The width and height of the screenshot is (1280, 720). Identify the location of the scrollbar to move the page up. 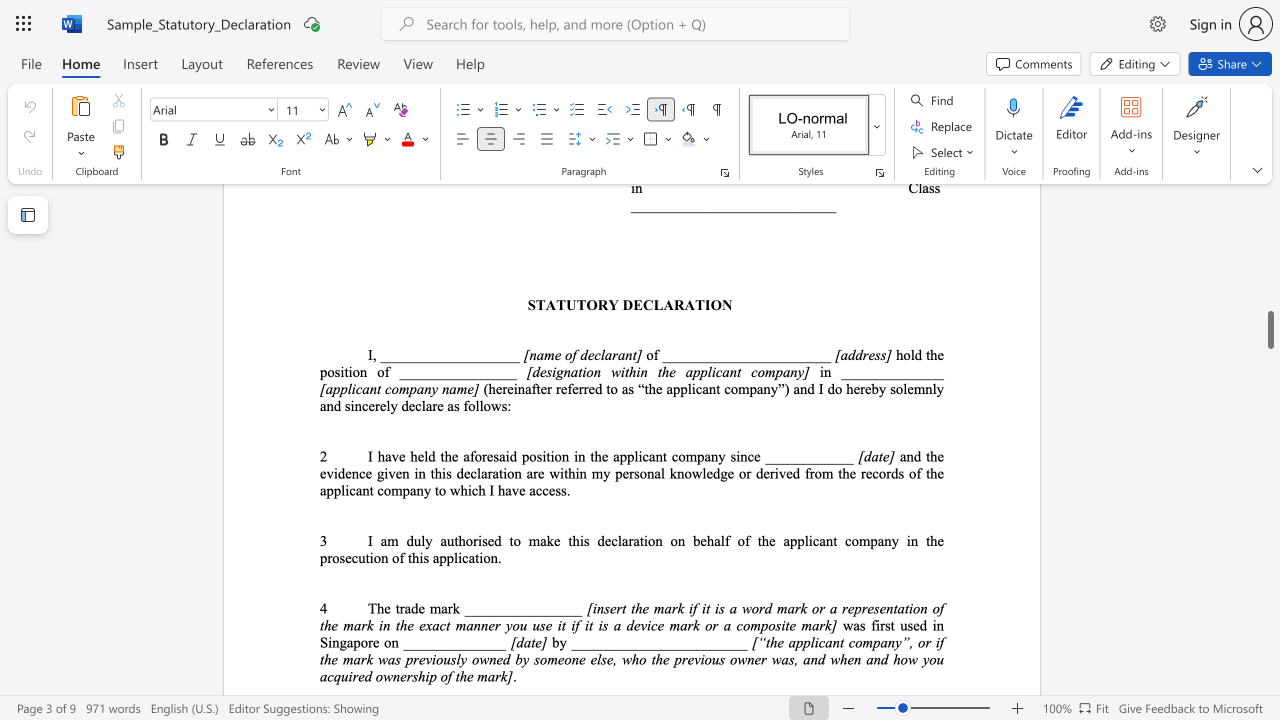
(1269, 280).